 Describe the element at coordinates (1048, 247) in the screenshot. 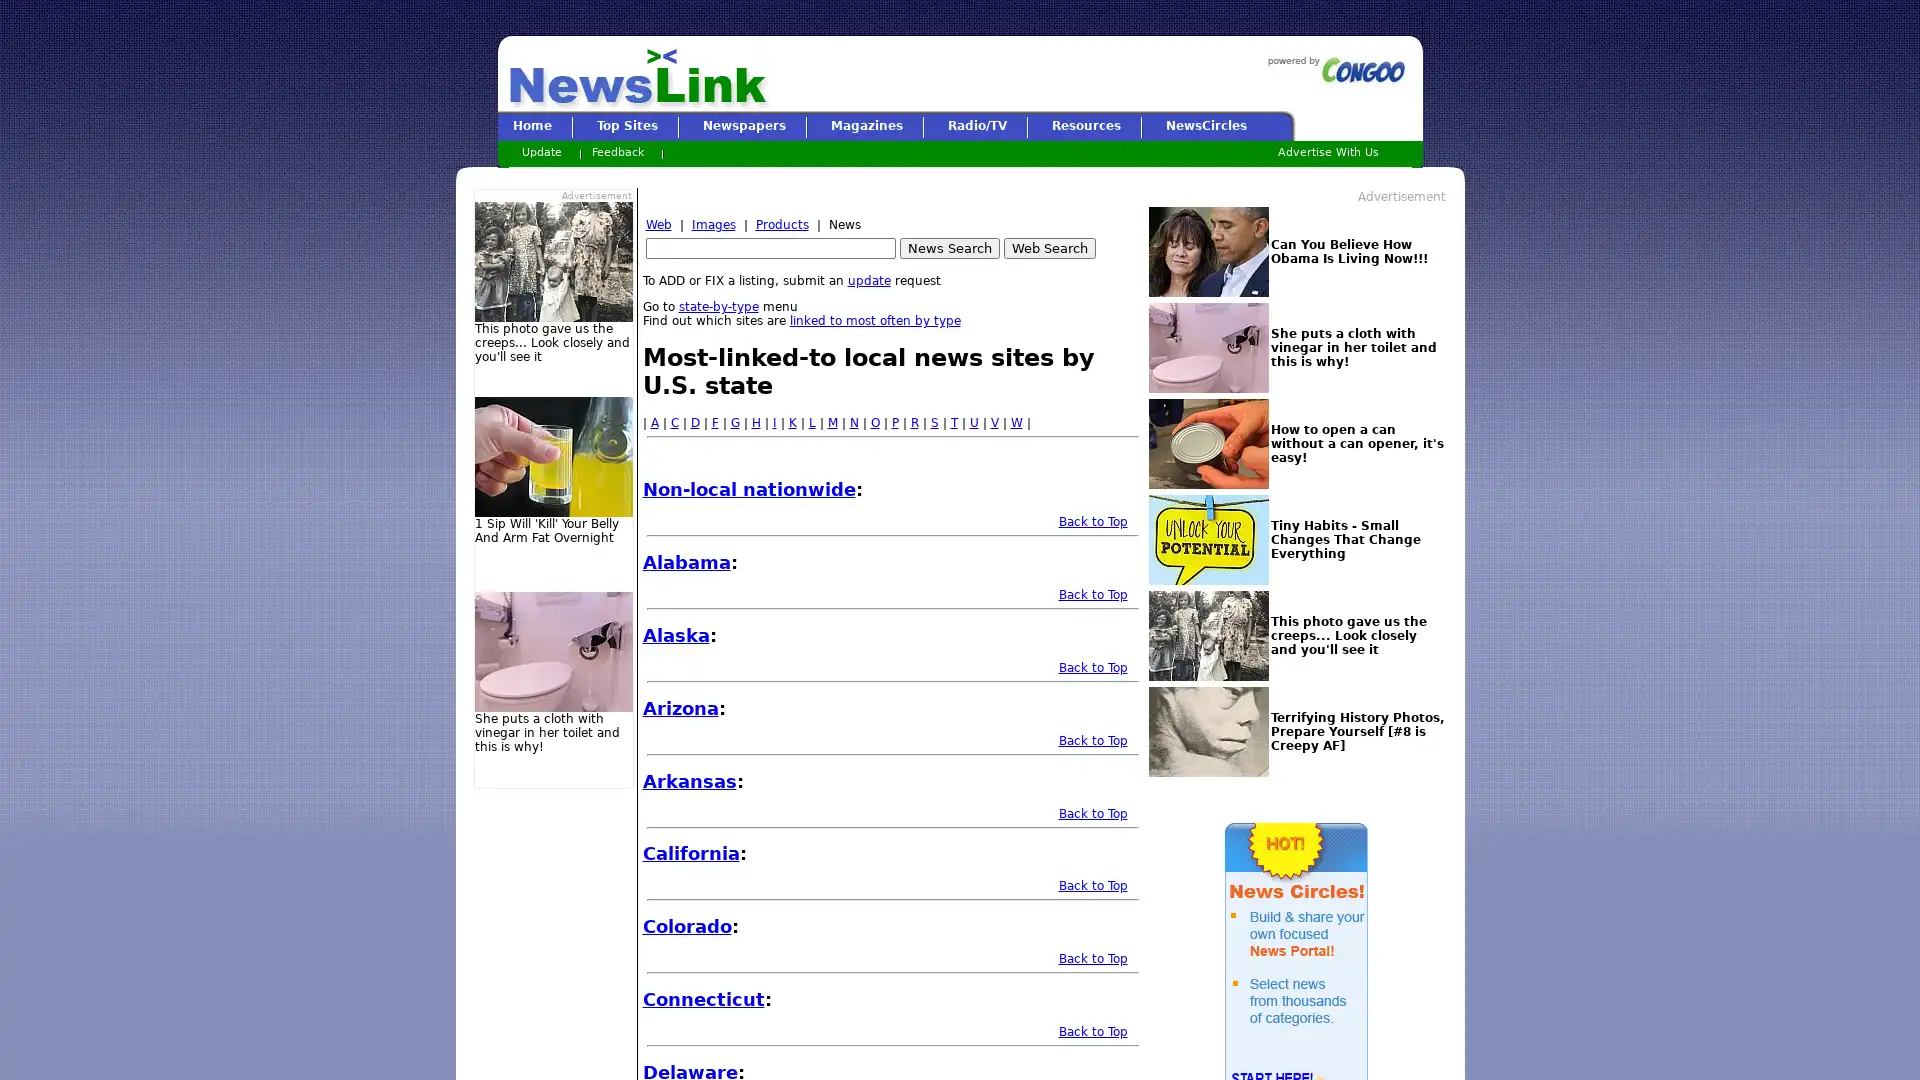

I see `Web Search` at that location.